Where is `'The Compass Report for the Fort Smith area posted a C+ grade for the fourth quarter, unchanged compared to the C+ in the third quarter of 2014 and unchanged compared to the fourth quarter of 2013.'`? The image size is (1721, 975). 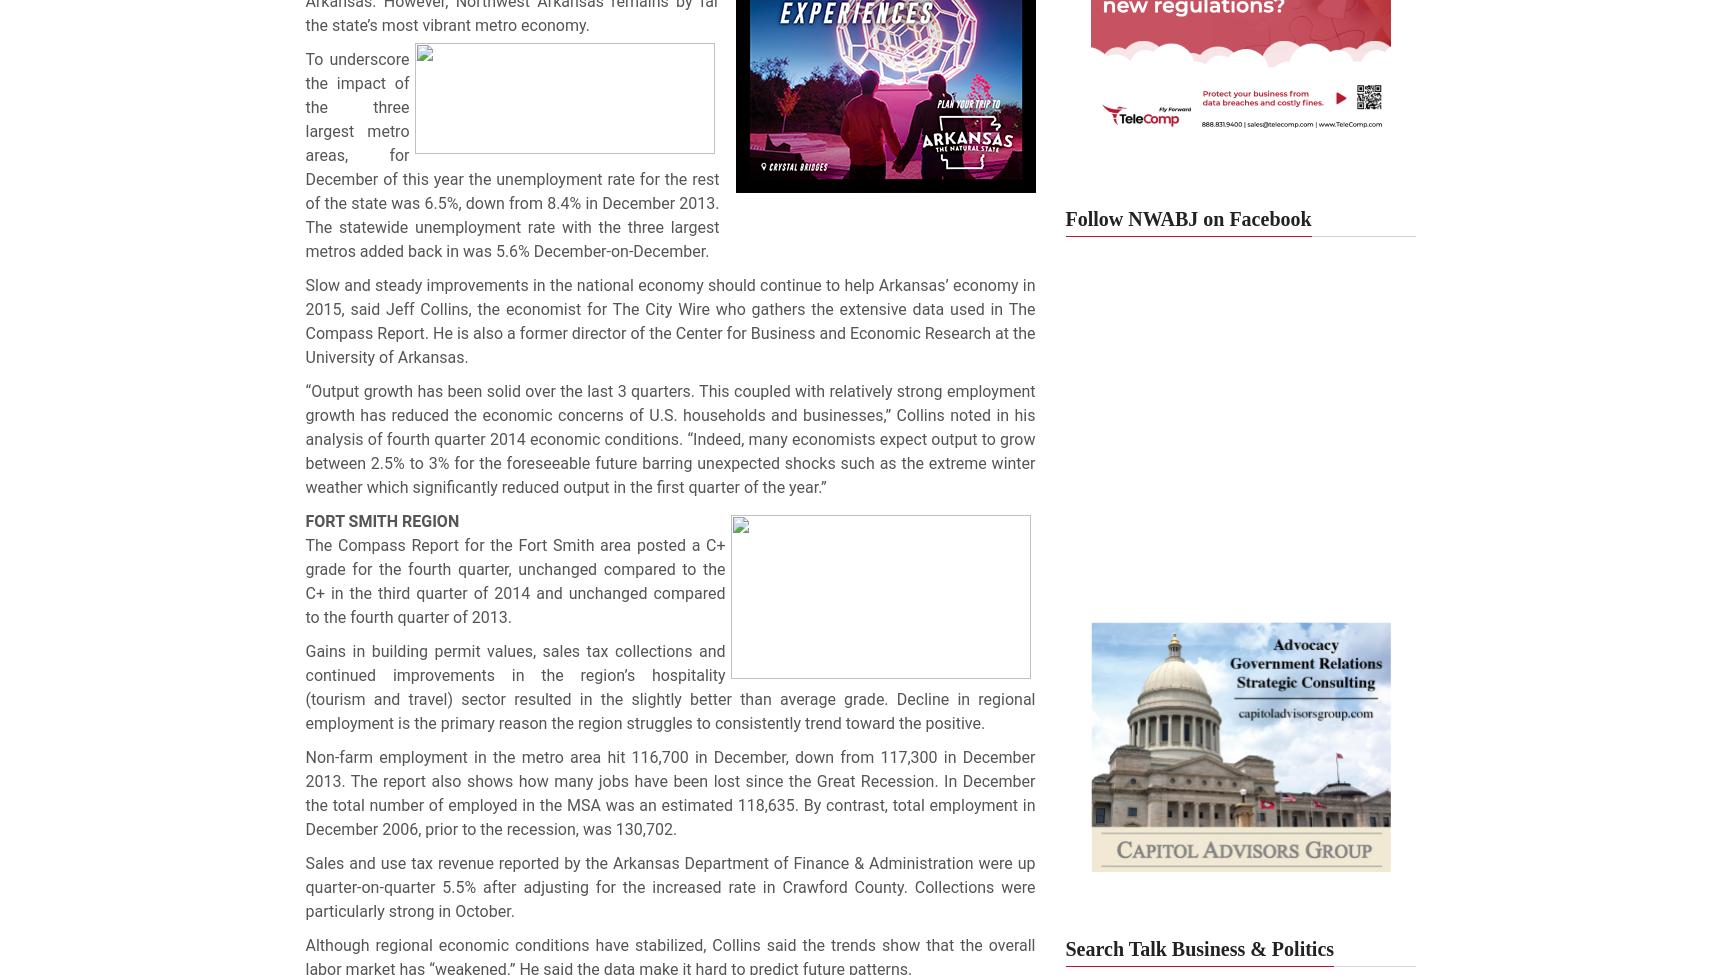 'The Compass Report for the Fort Smith area posted a C+ grade for the fourth quarter, unchanged compared to the C+ in the third quarter of 2014 and unchanged compared to the fourth quarter of 2013.' is located at coordinates (514, 580).